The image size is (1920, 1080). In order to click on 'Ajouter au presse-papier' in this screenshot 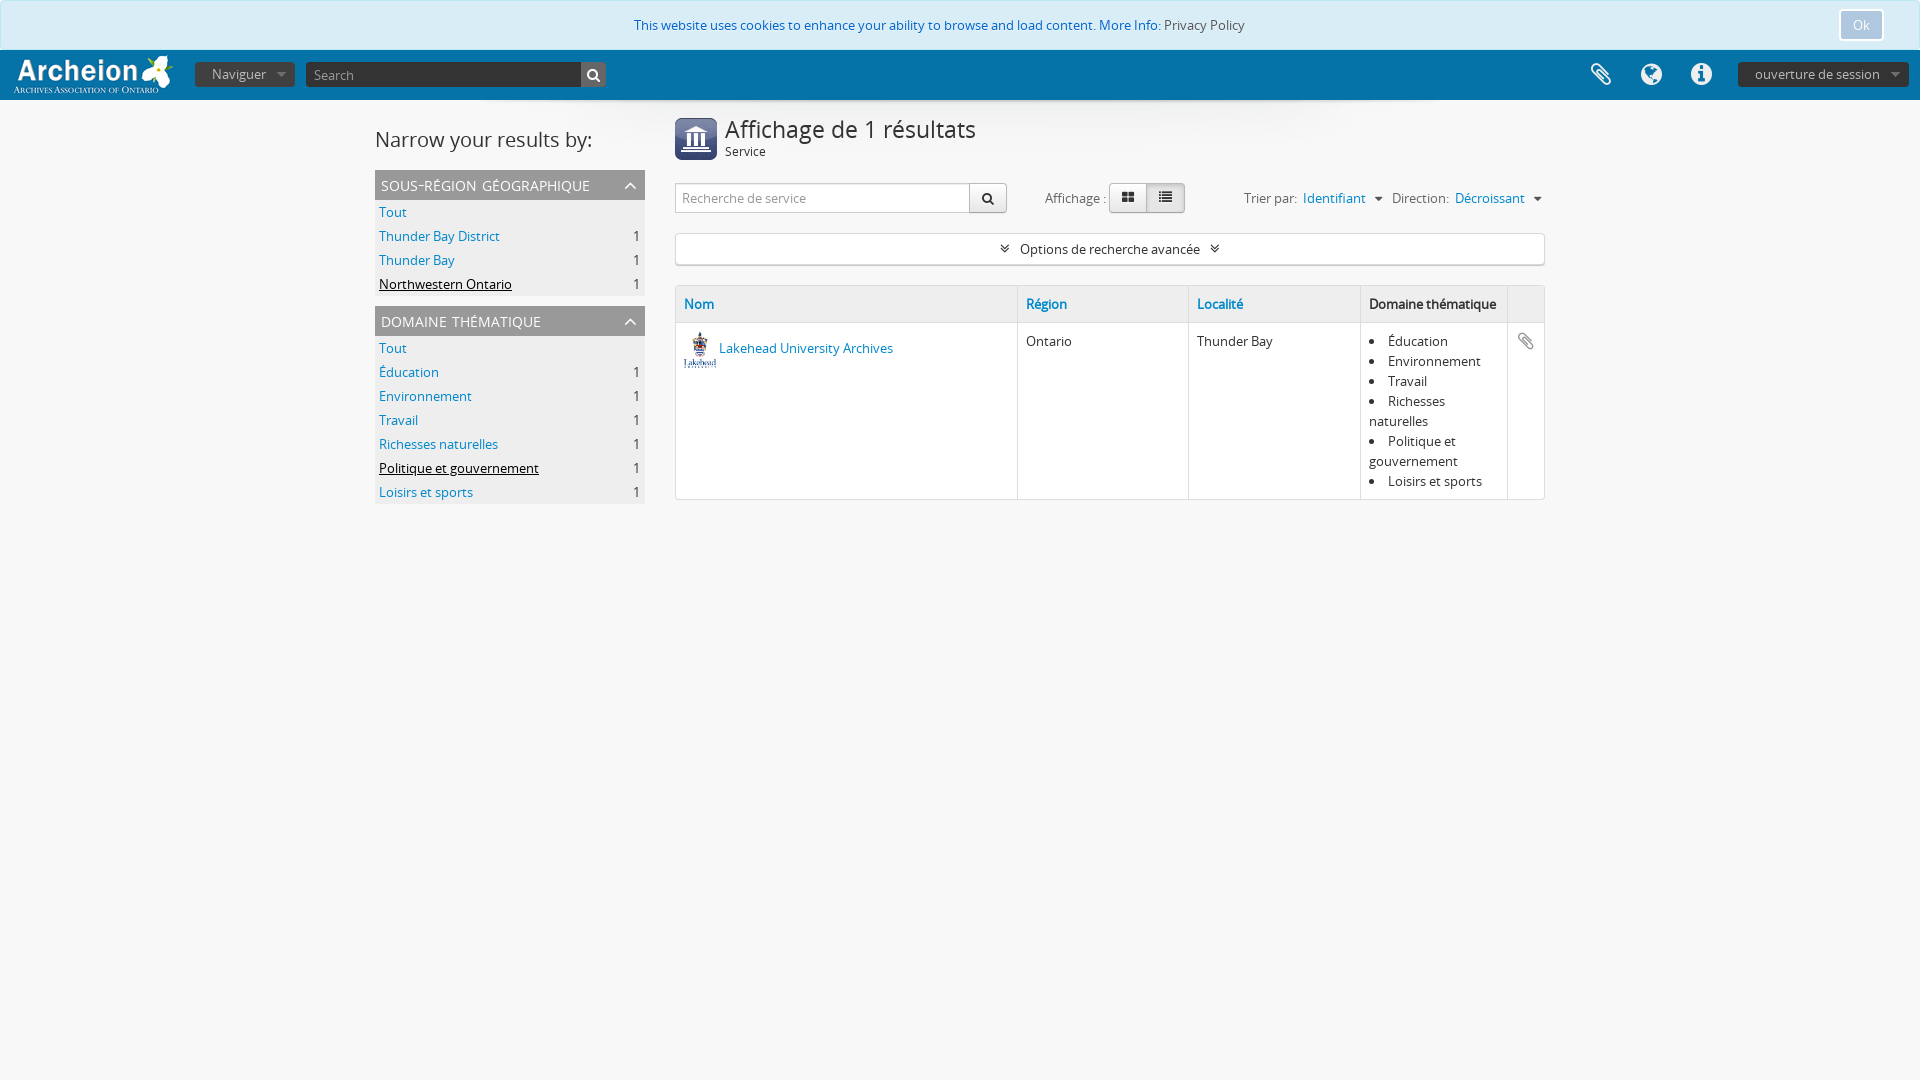, I will do `click(1525, 339)`.